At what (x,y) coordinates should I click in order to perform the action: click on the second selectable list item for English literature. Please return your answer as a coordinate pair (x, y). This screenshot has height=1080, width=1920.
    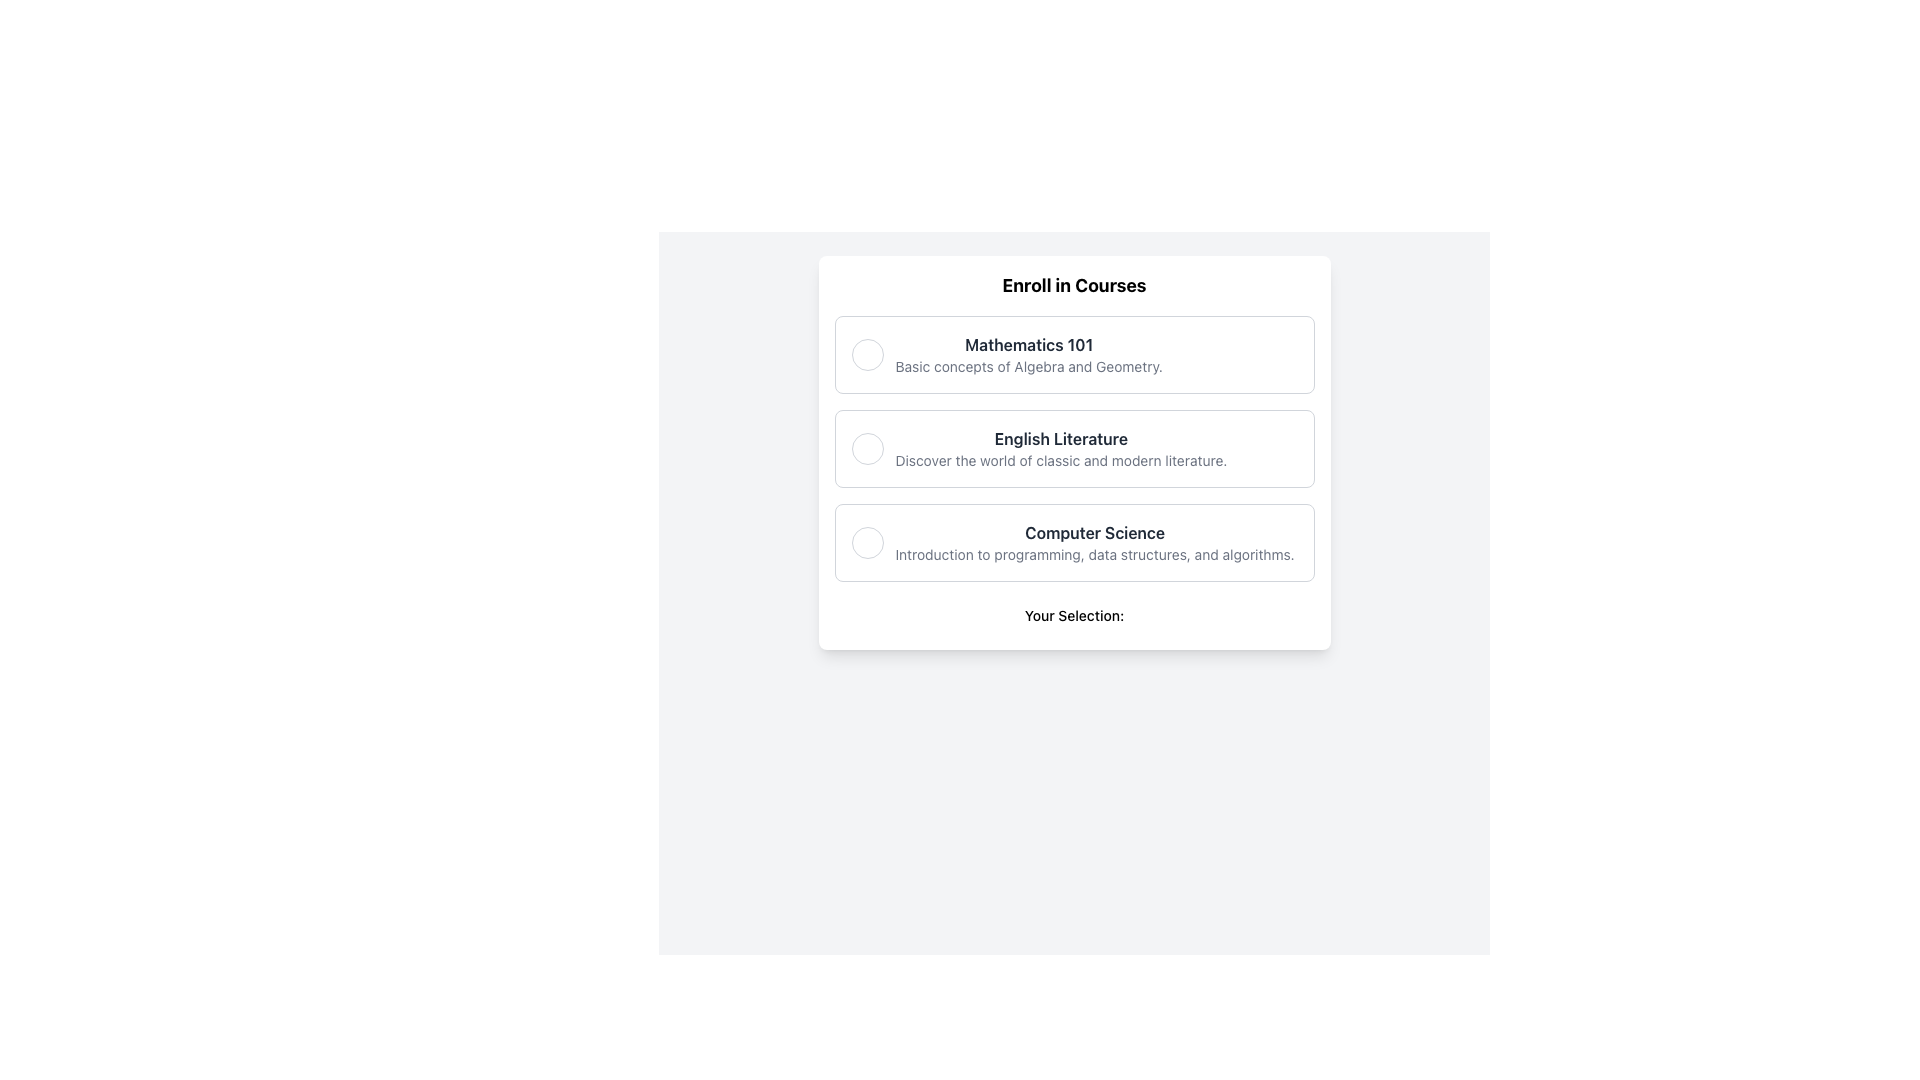
    Looking at the image, I should click on (1060, 447).